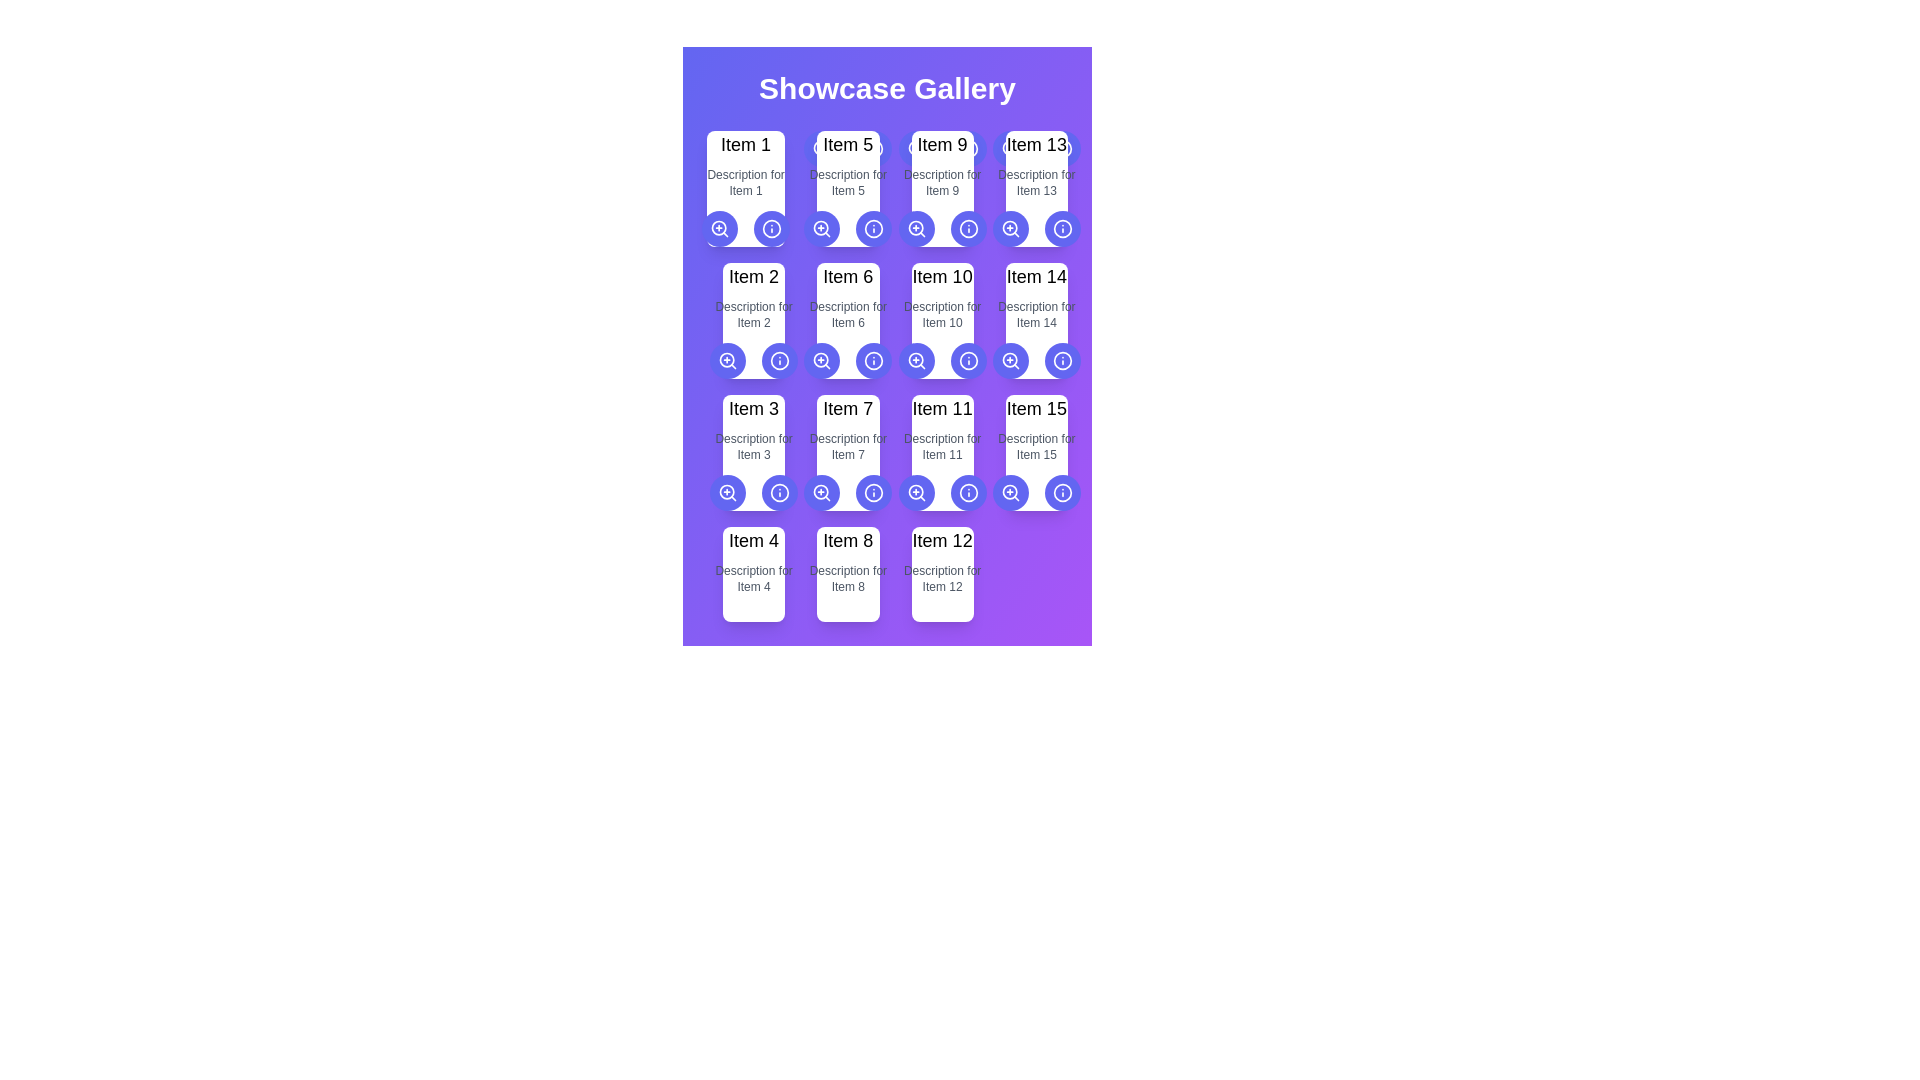 The height and width of the screenshot is (1080, 1920). I want to click on the first button with an embedded icon below the 'Item 2' card, so click(727, 361).